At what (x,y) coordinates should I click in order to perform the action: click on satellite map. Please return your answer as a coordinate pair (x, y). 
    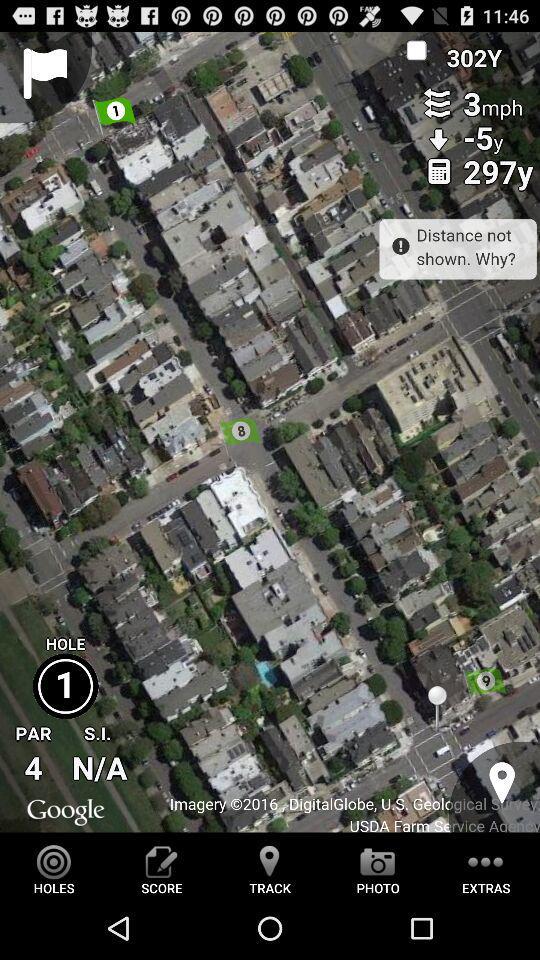
    Looking at the image, I should click on (270, 432).